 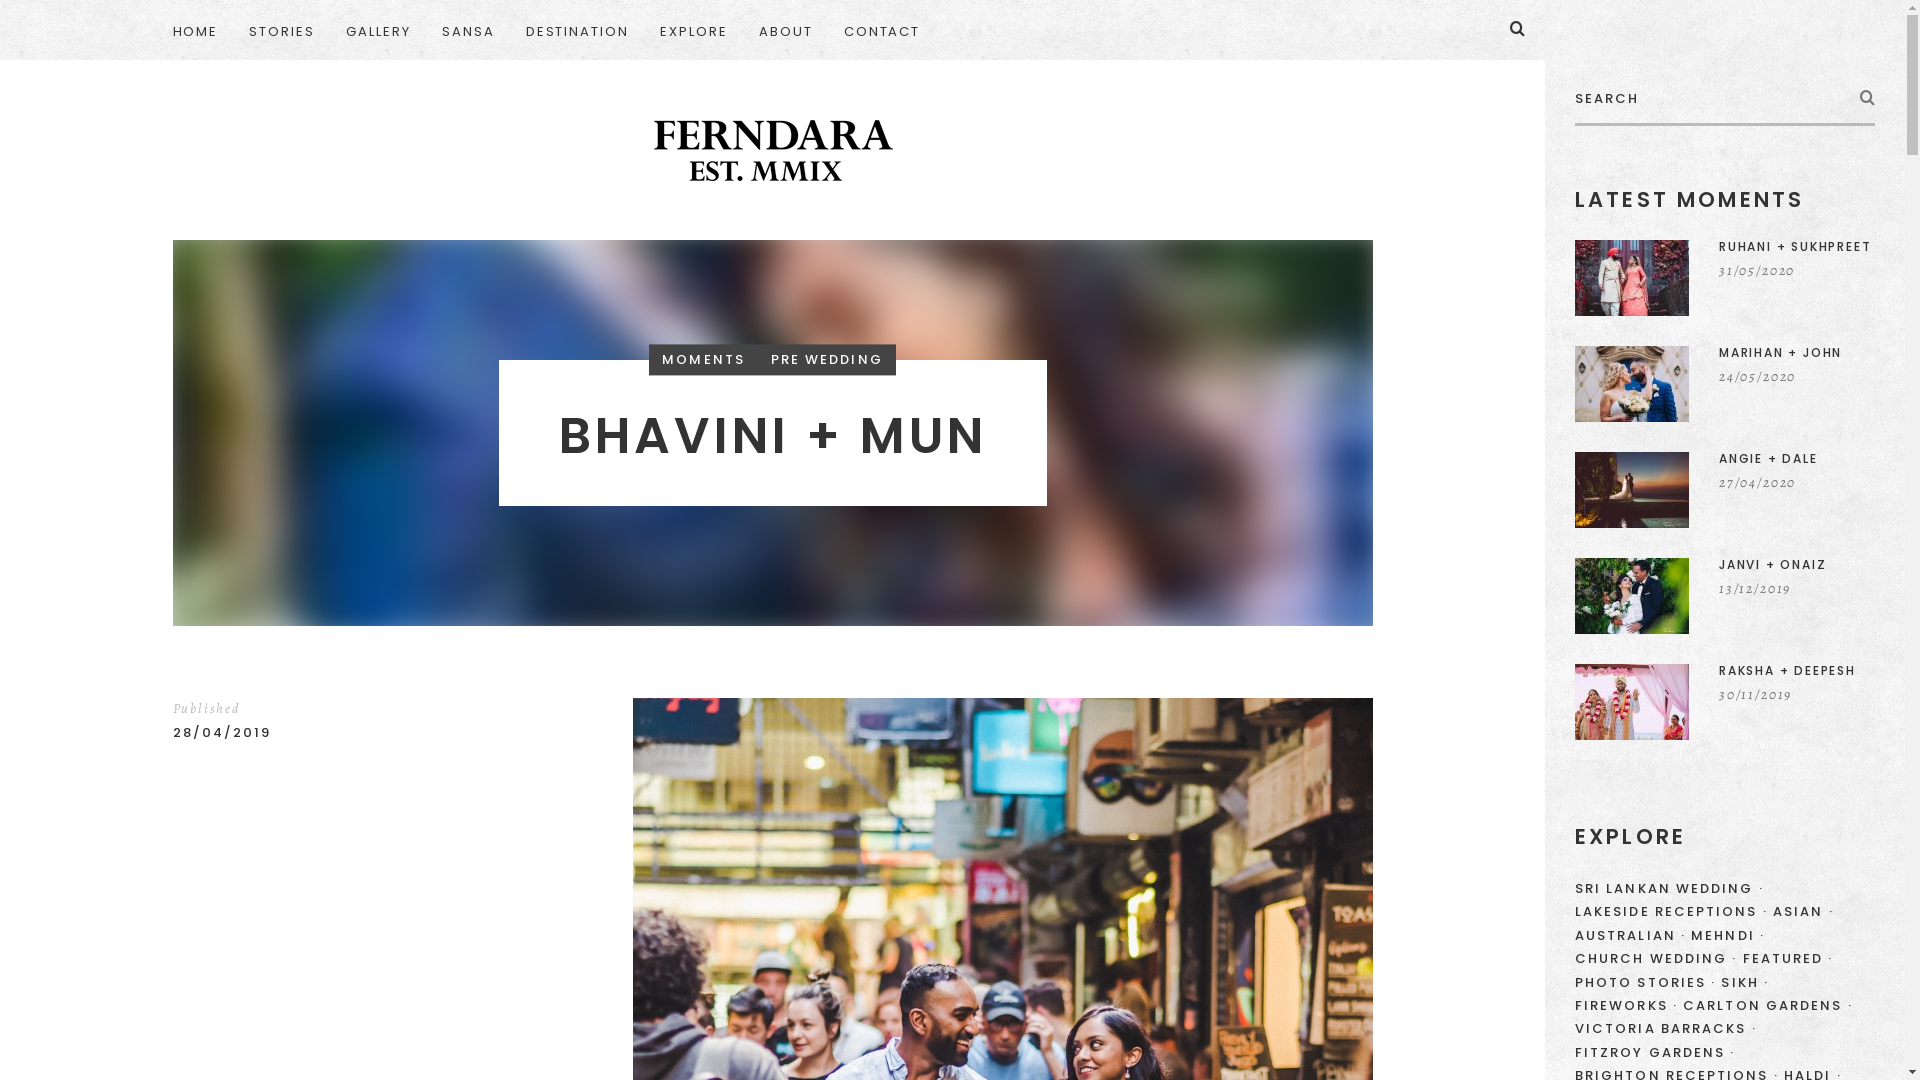 I want to click on 'ASIAN', so click(x=1803, y=911).